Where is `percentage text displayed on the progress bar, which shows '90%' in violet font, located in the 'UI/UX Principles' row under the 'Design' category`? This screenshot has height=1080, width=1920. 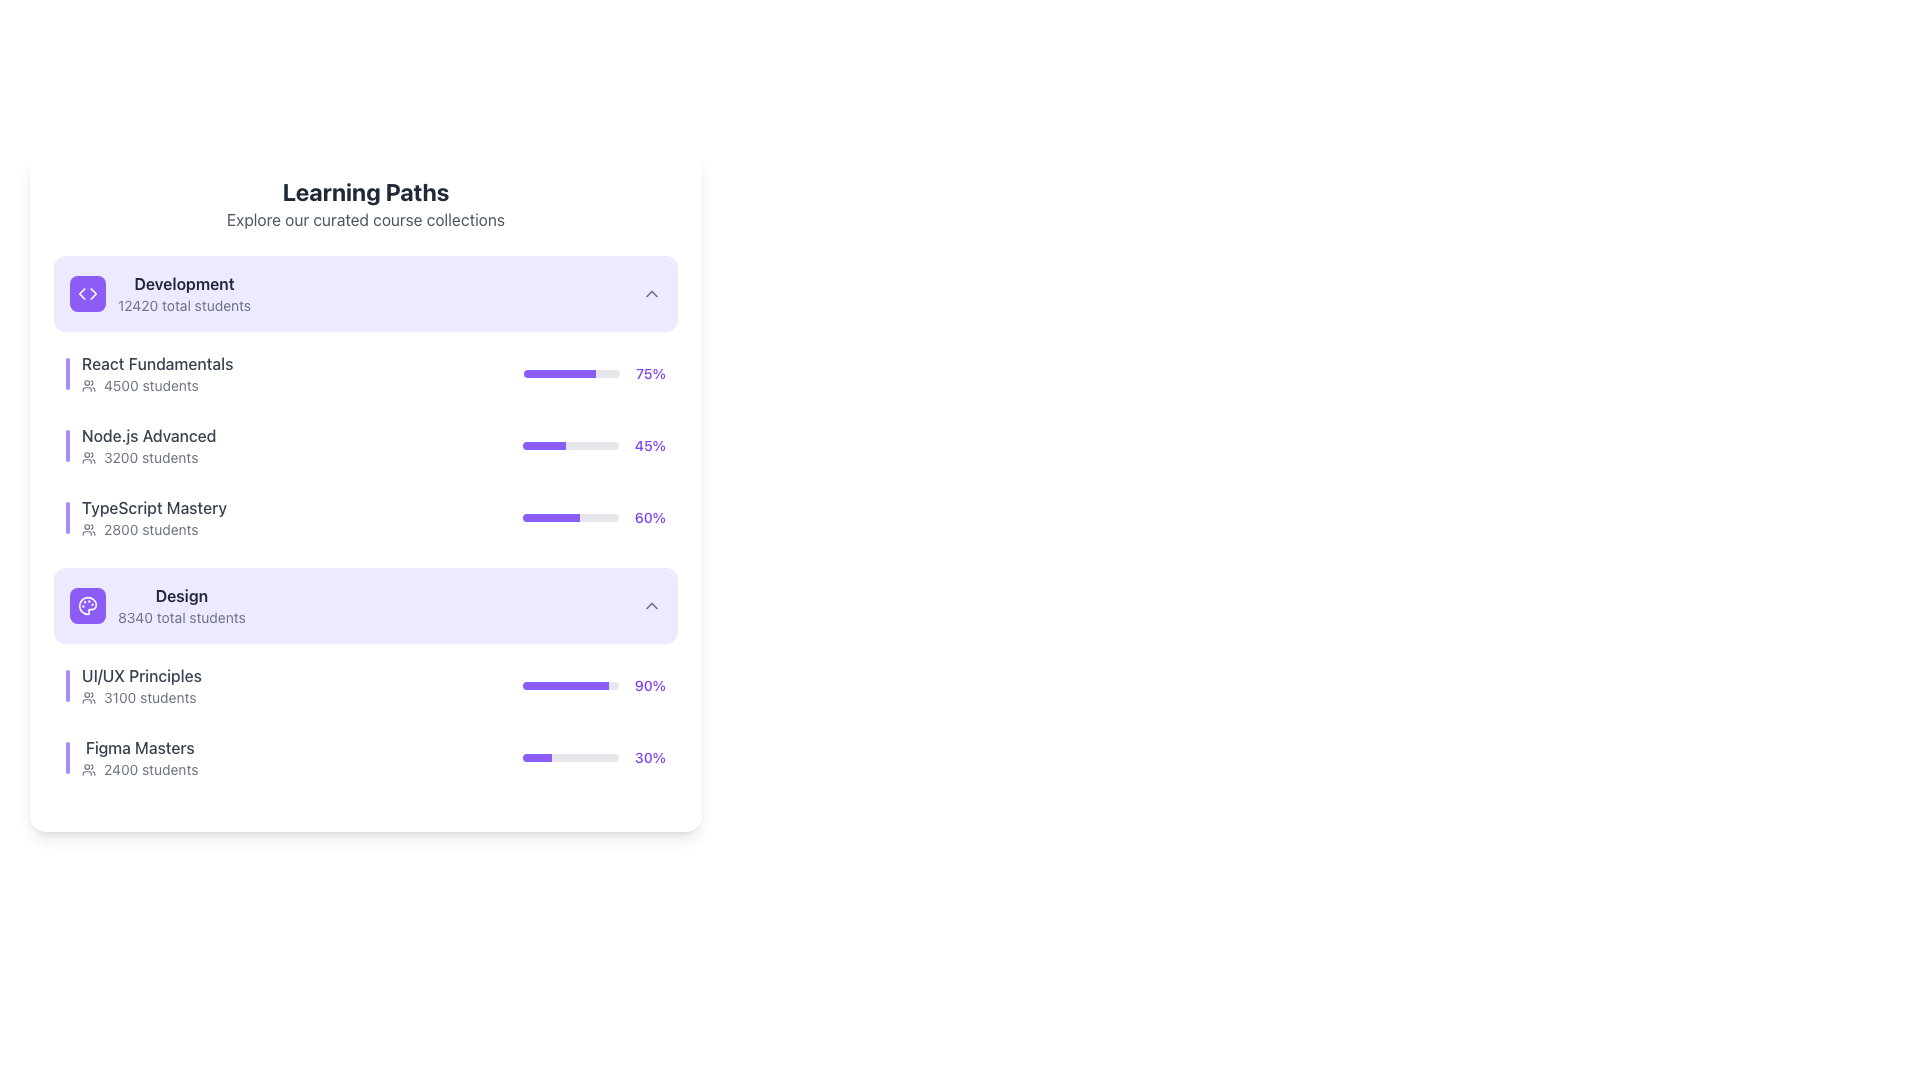
percentage text displayed on the progress bar, which shows '90%' in violet font, located in the 'UI/UX Principles' row under the 'Design' category is located at coordinates (593, 685).